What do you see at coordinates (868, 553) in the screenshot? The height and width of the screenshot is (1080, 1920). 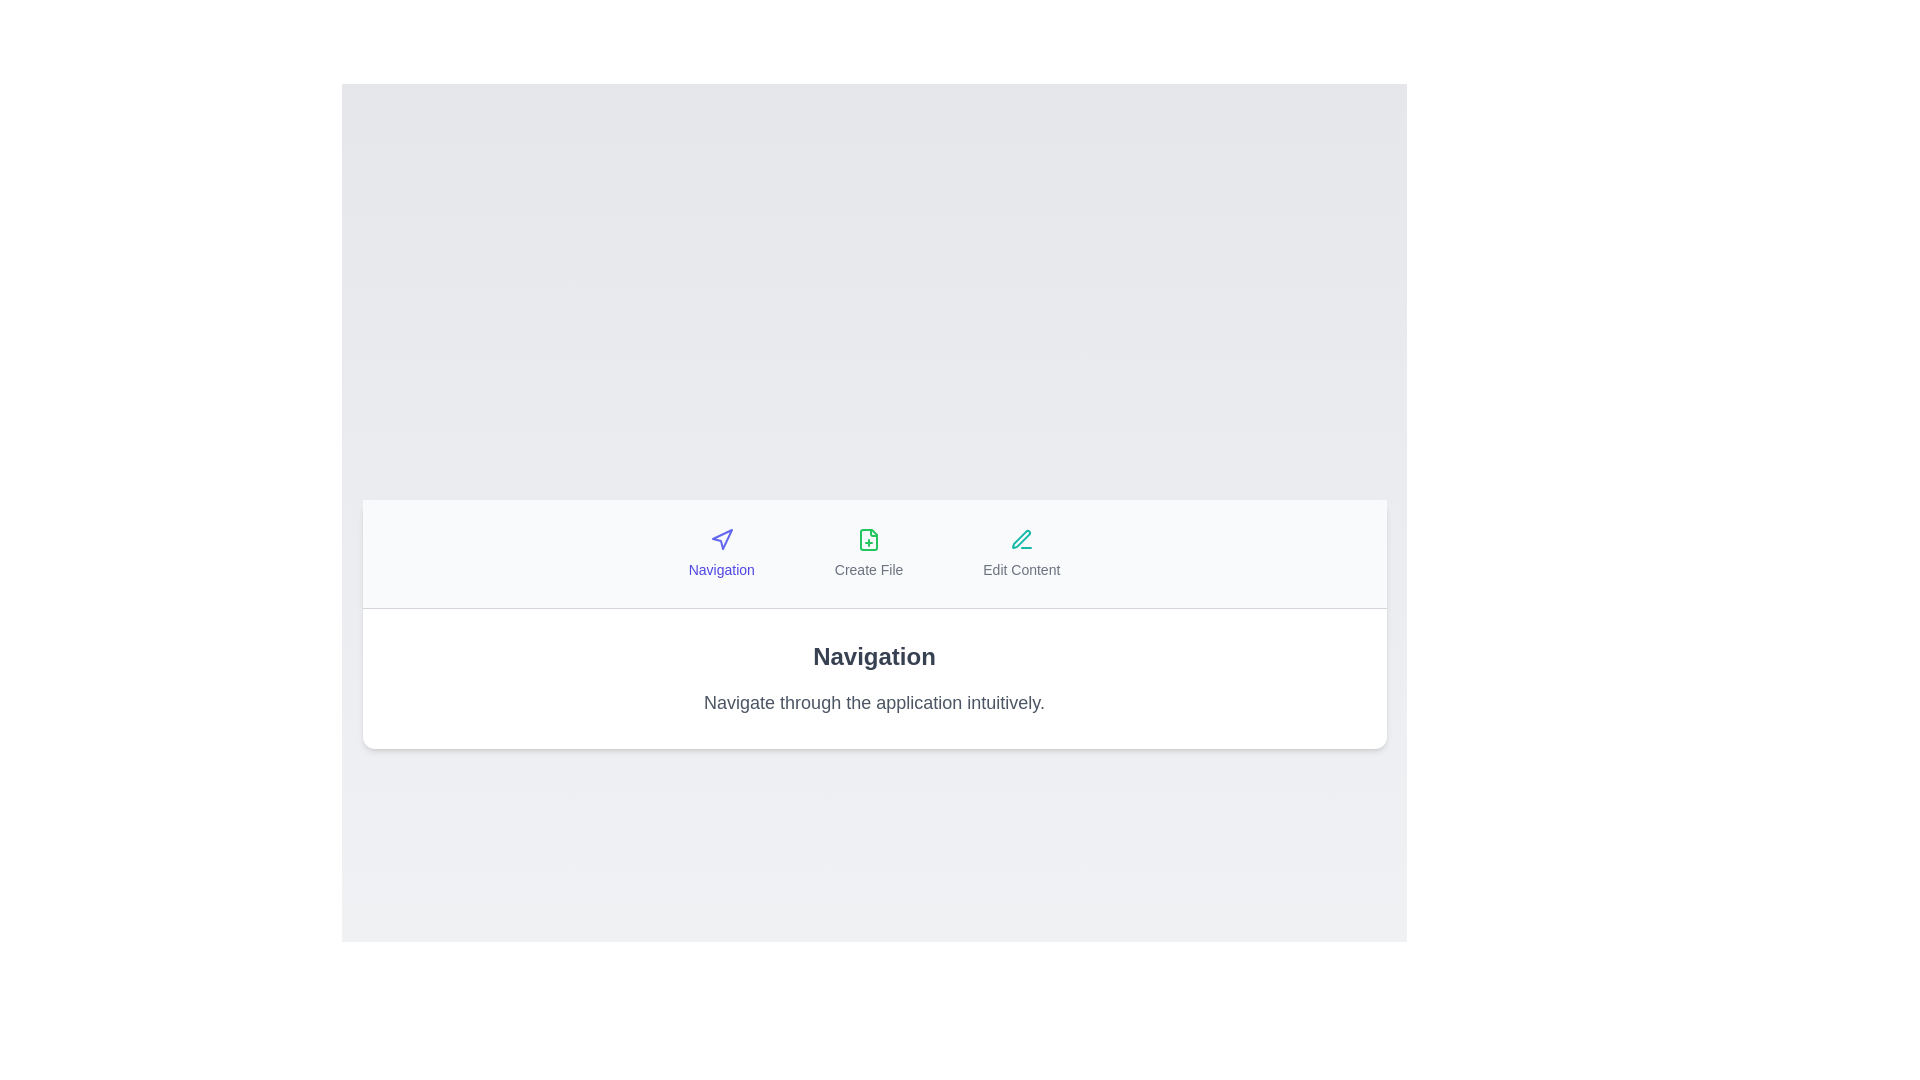 I see `the tab labeled Create File` at bounding box center [868, 553].